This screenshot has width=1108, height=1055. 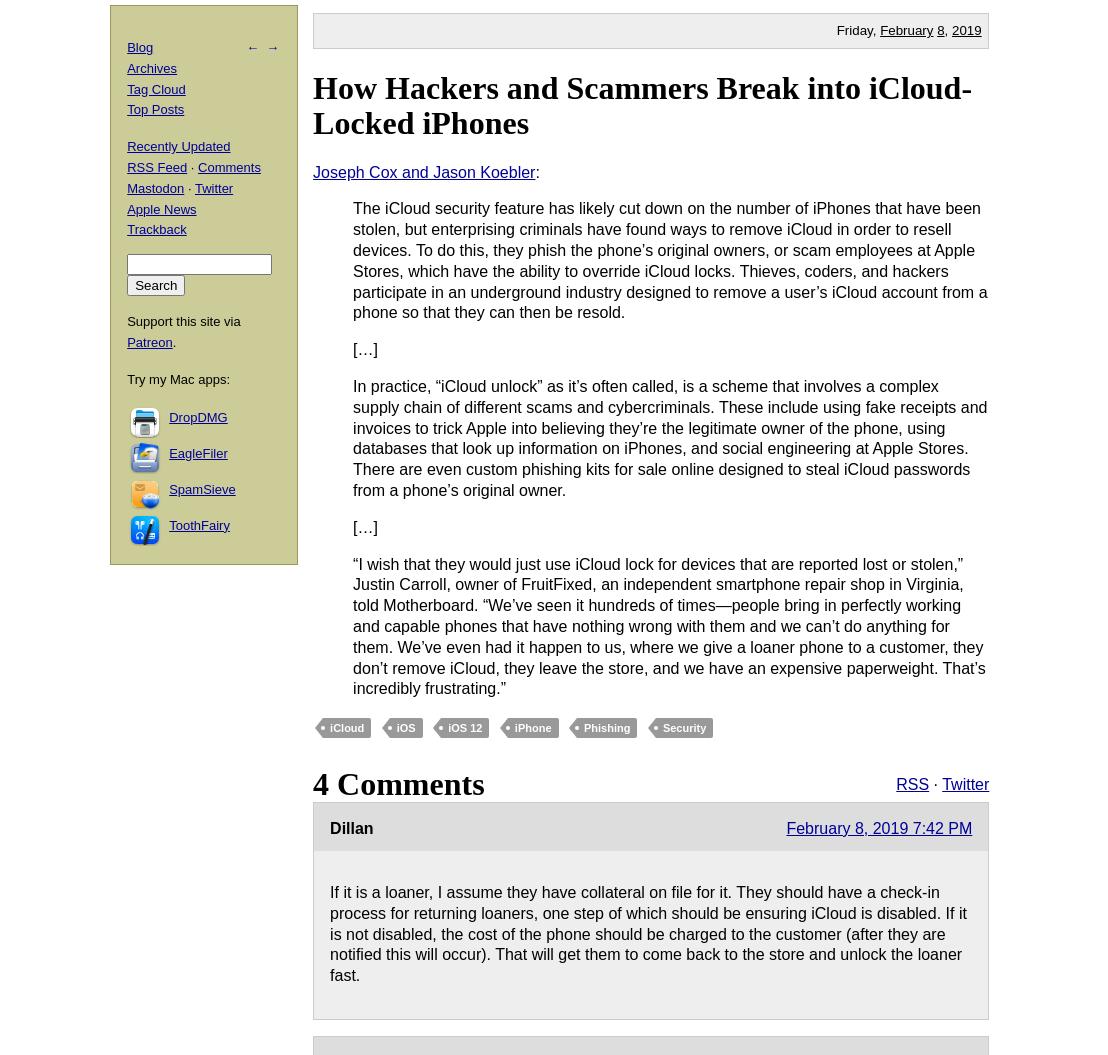 What do you see at coordinates (182, 320) in the screenshot?
I see `'Support this site via'` at bounding box center [182, 320].